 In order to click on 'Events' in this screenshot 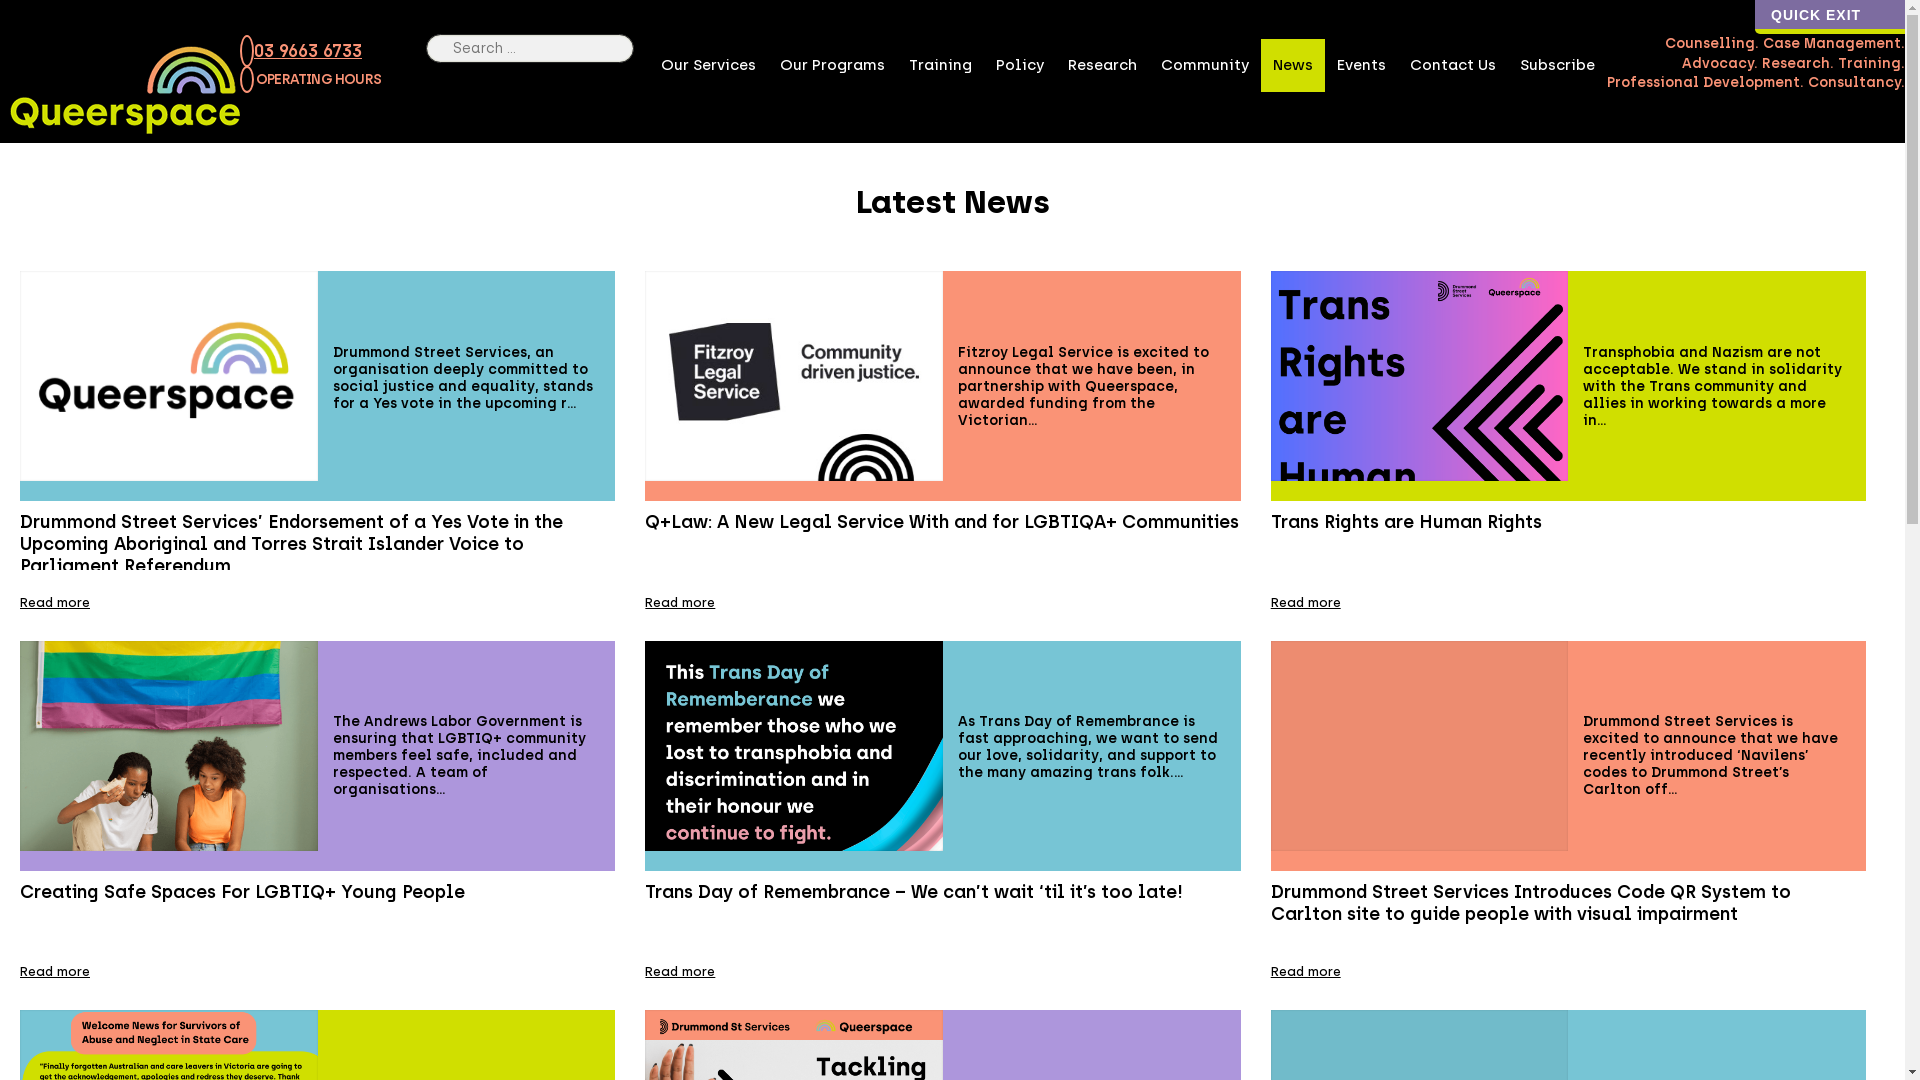, I will do `click(1360, 64)`.